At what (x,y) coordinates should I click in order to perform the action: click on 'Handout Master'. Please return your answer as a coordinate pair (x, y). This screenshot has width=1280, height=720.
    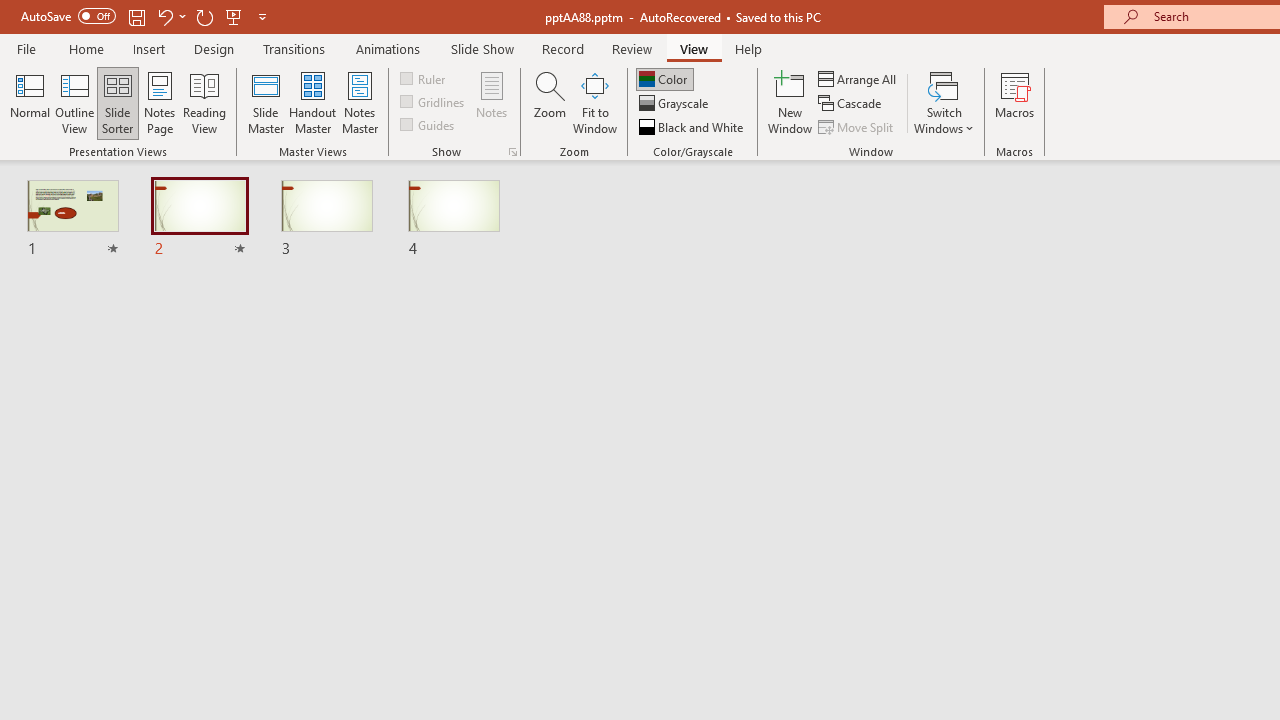
    Looking at the image, I should click on (311, 103).